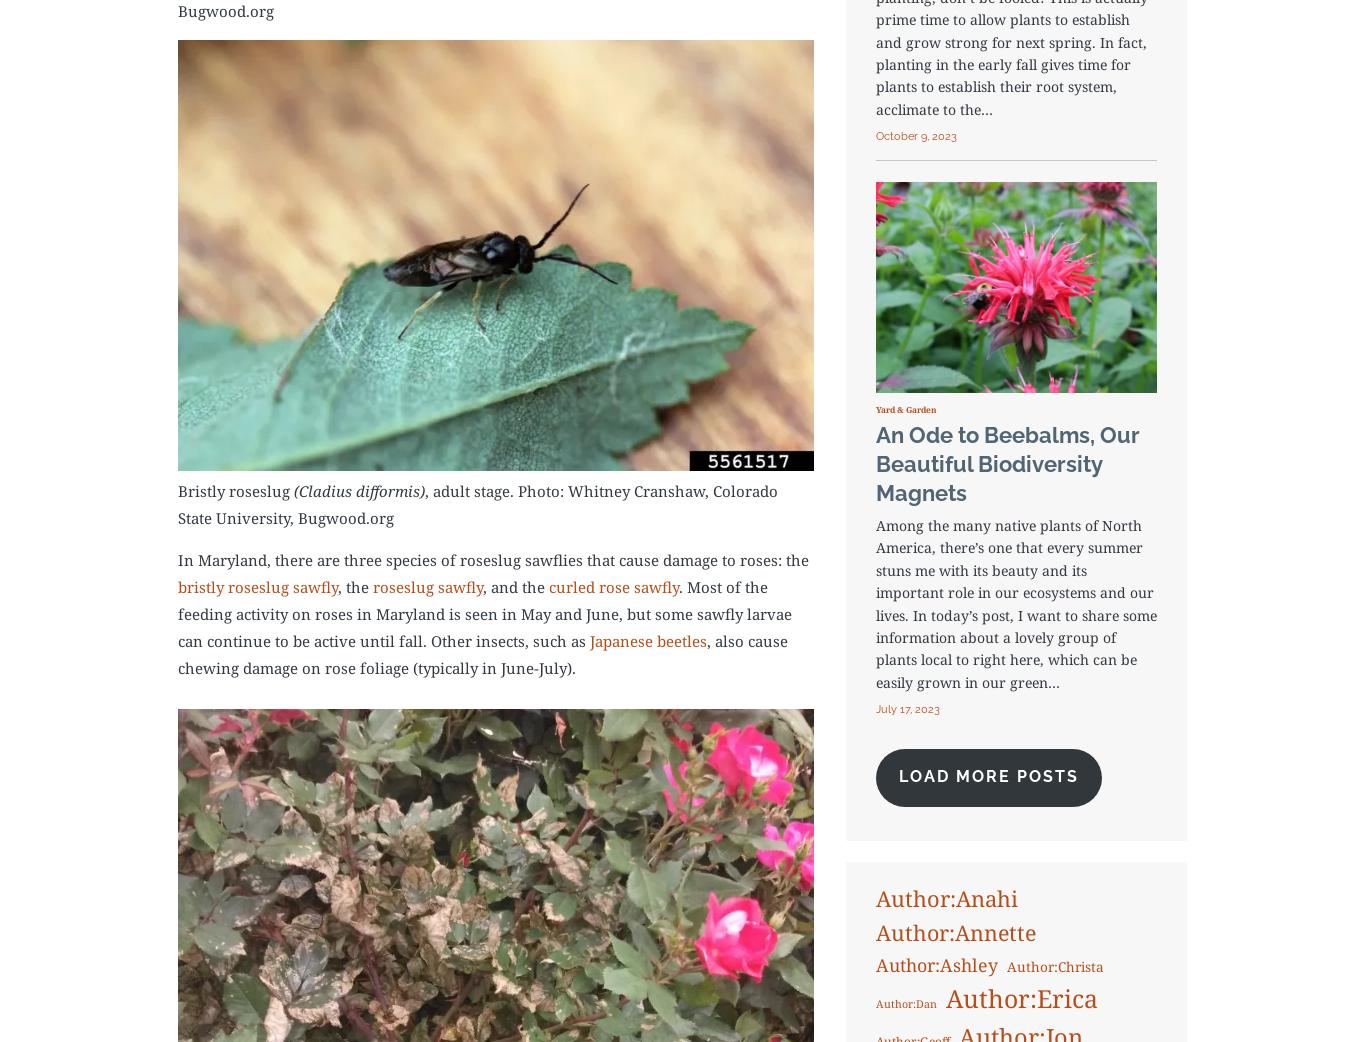 This screenshot has height=1042, width=1350. Describe the element at coordinates (613, 585) in the screenshot. I see `'curled rose sawfly'` at that location.